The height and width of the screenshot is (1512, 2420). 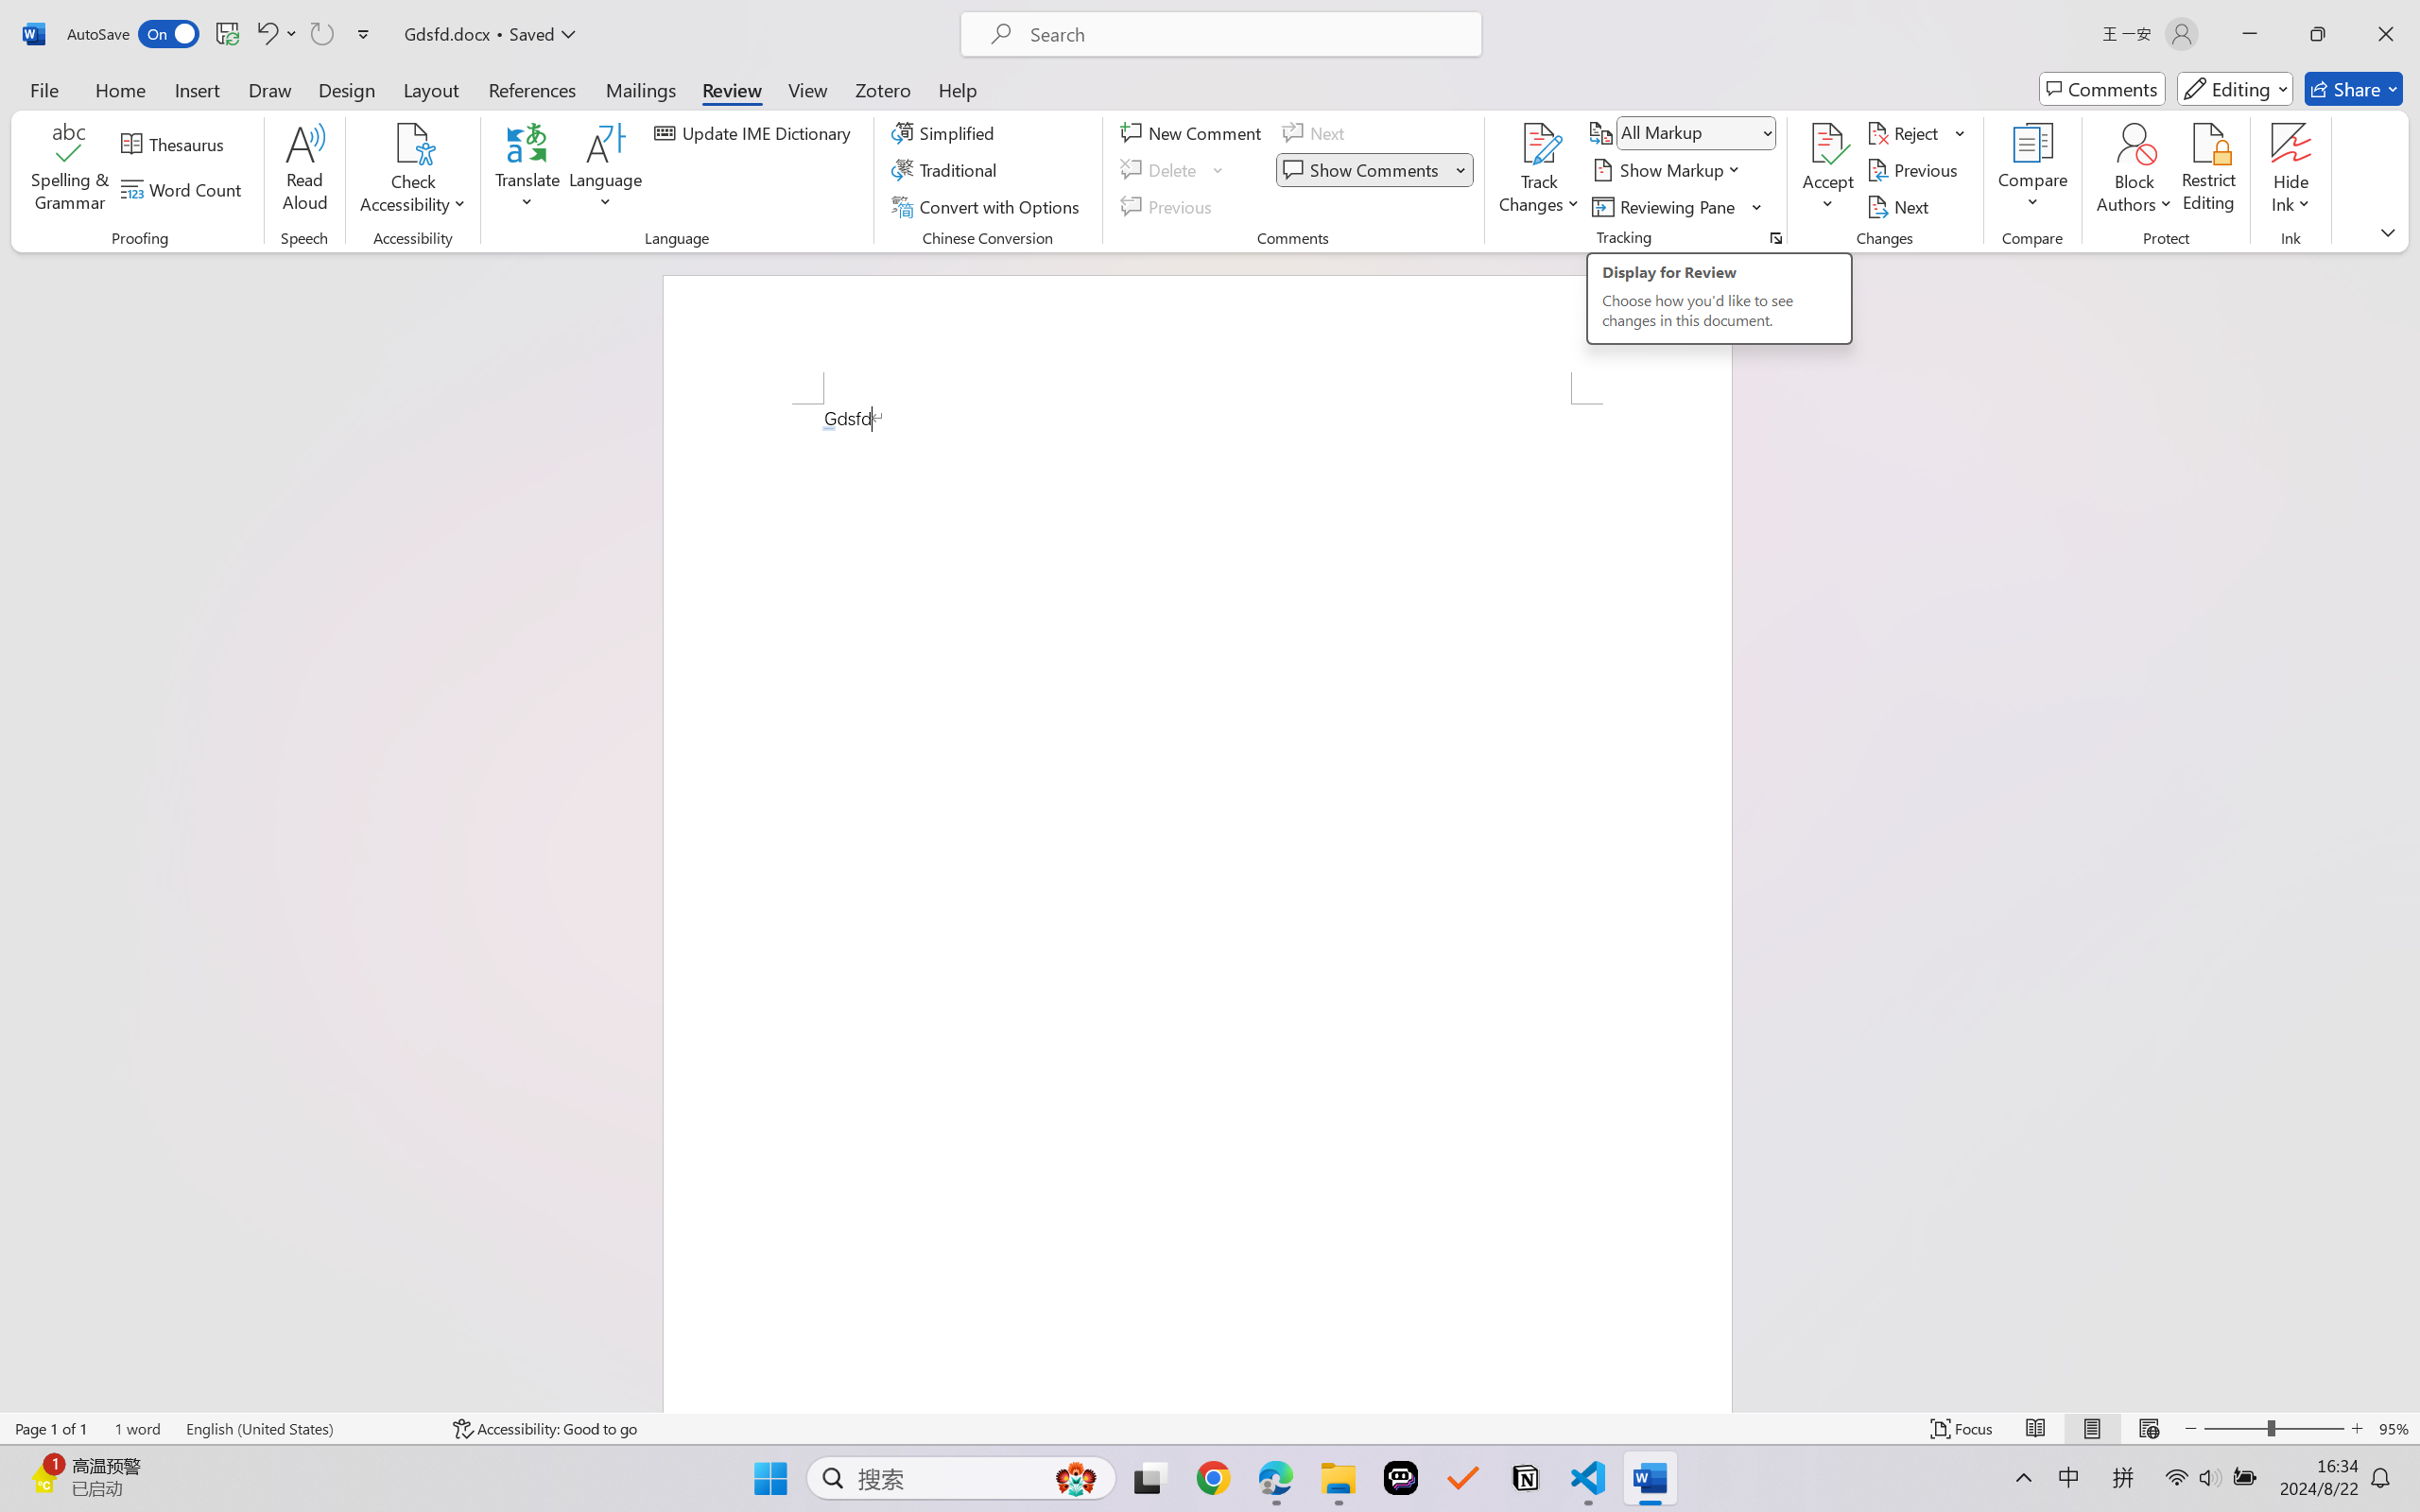 I want to click on 'Spelling & Grammar', so click(x=69, y=170).